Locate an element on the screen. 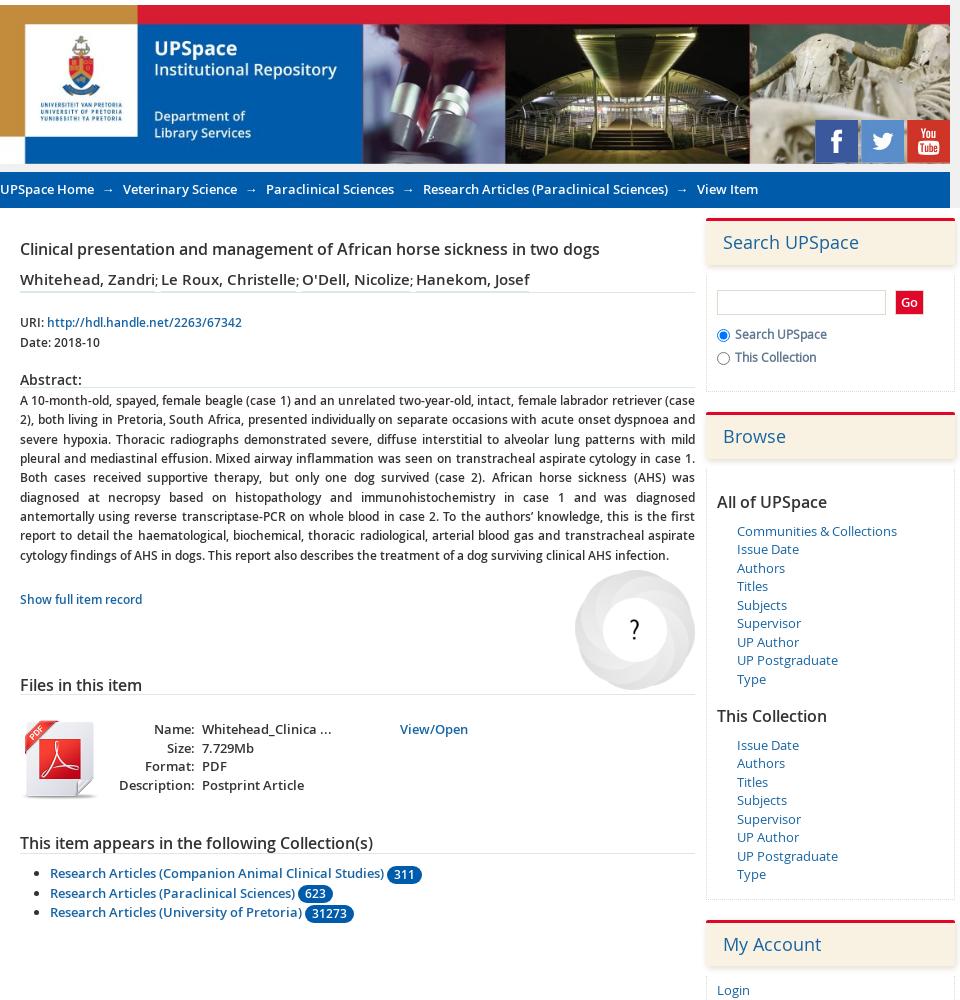 The image size is (960, 1000). 'Browse' is located at coordinates (753, 436).